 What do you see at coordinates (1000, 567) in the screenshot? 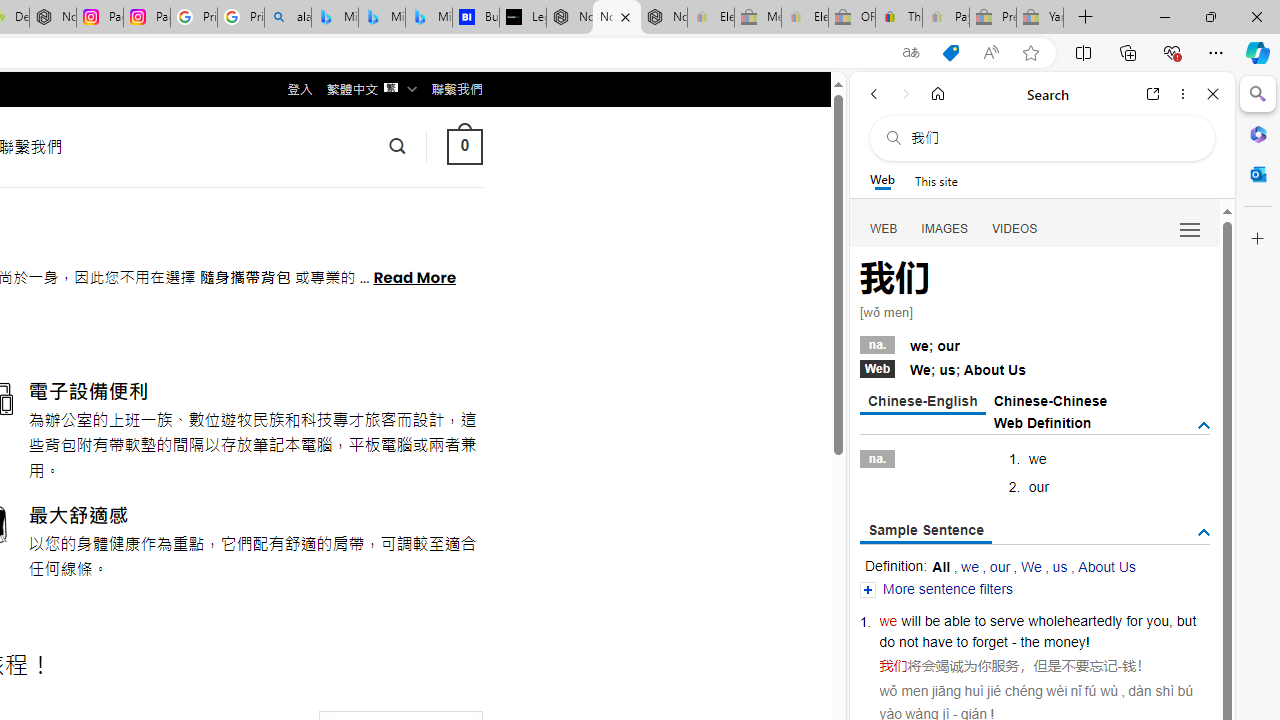
I see `'our'` at bounding box center [1000, 567].